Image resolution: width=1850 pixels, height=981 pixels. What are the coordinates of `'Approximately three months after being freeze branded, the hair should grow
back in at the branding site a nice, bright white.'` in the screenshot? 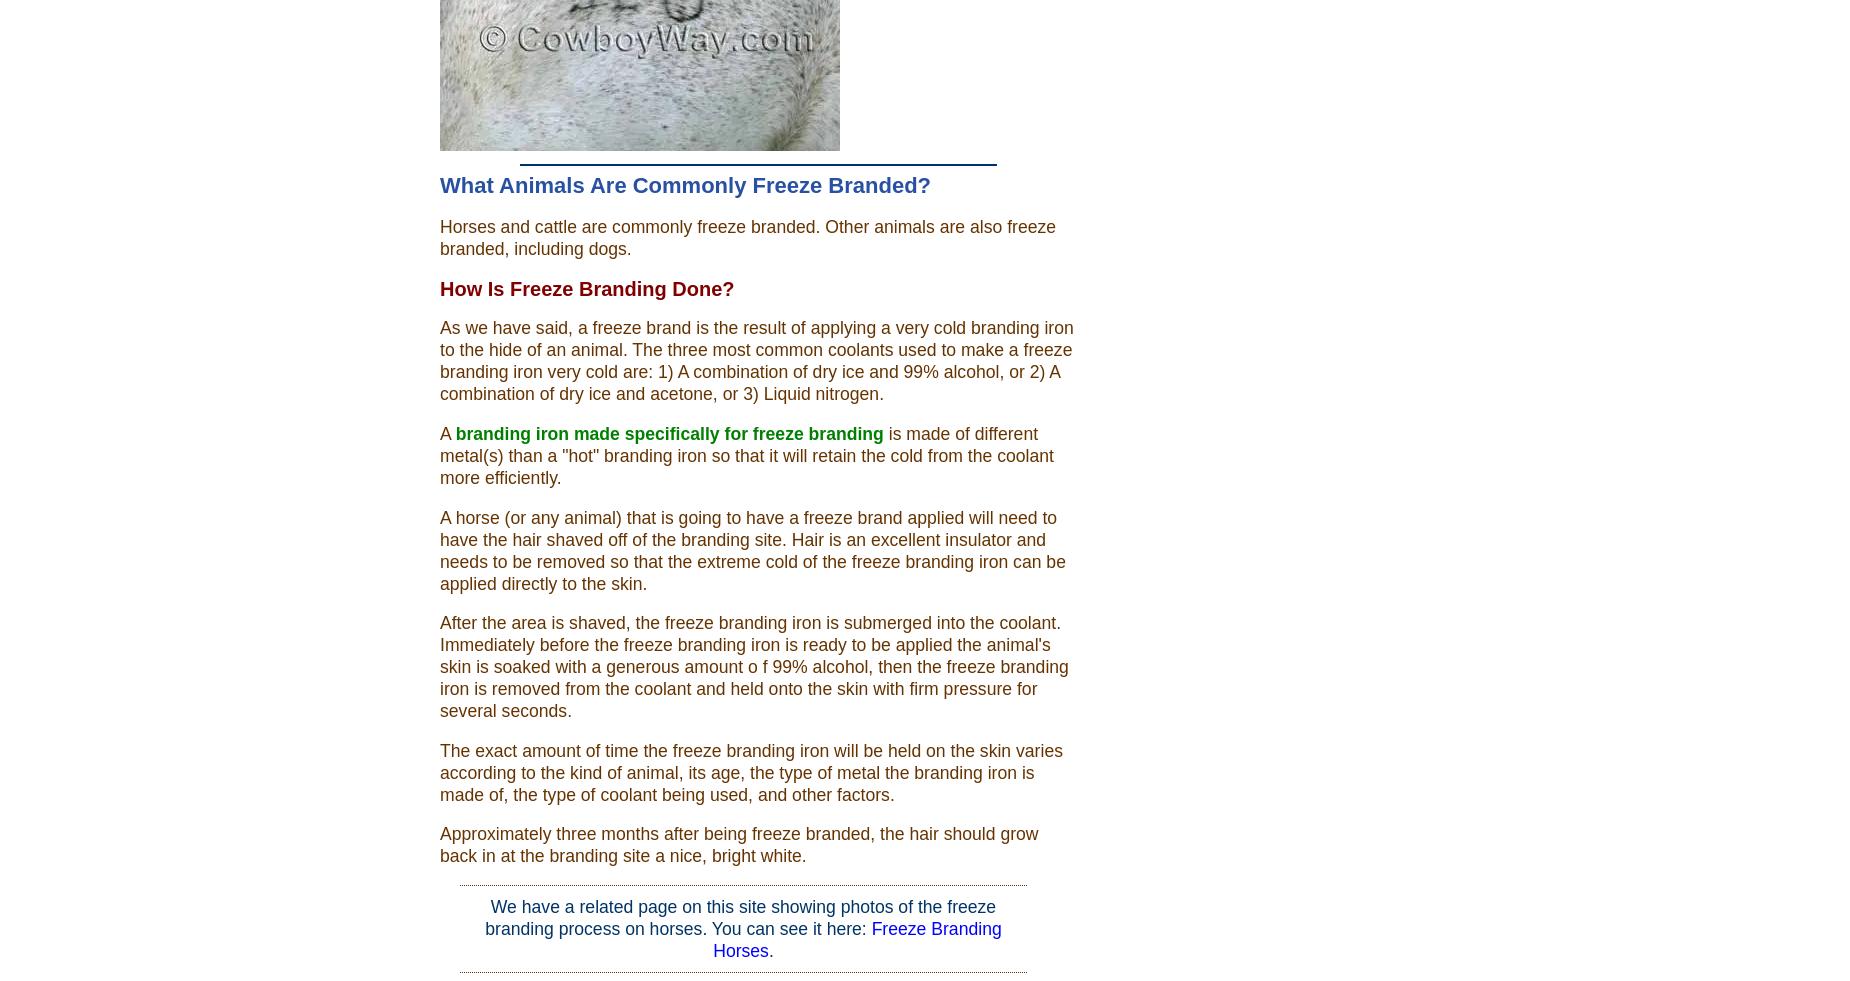 It's located at (739, 845).